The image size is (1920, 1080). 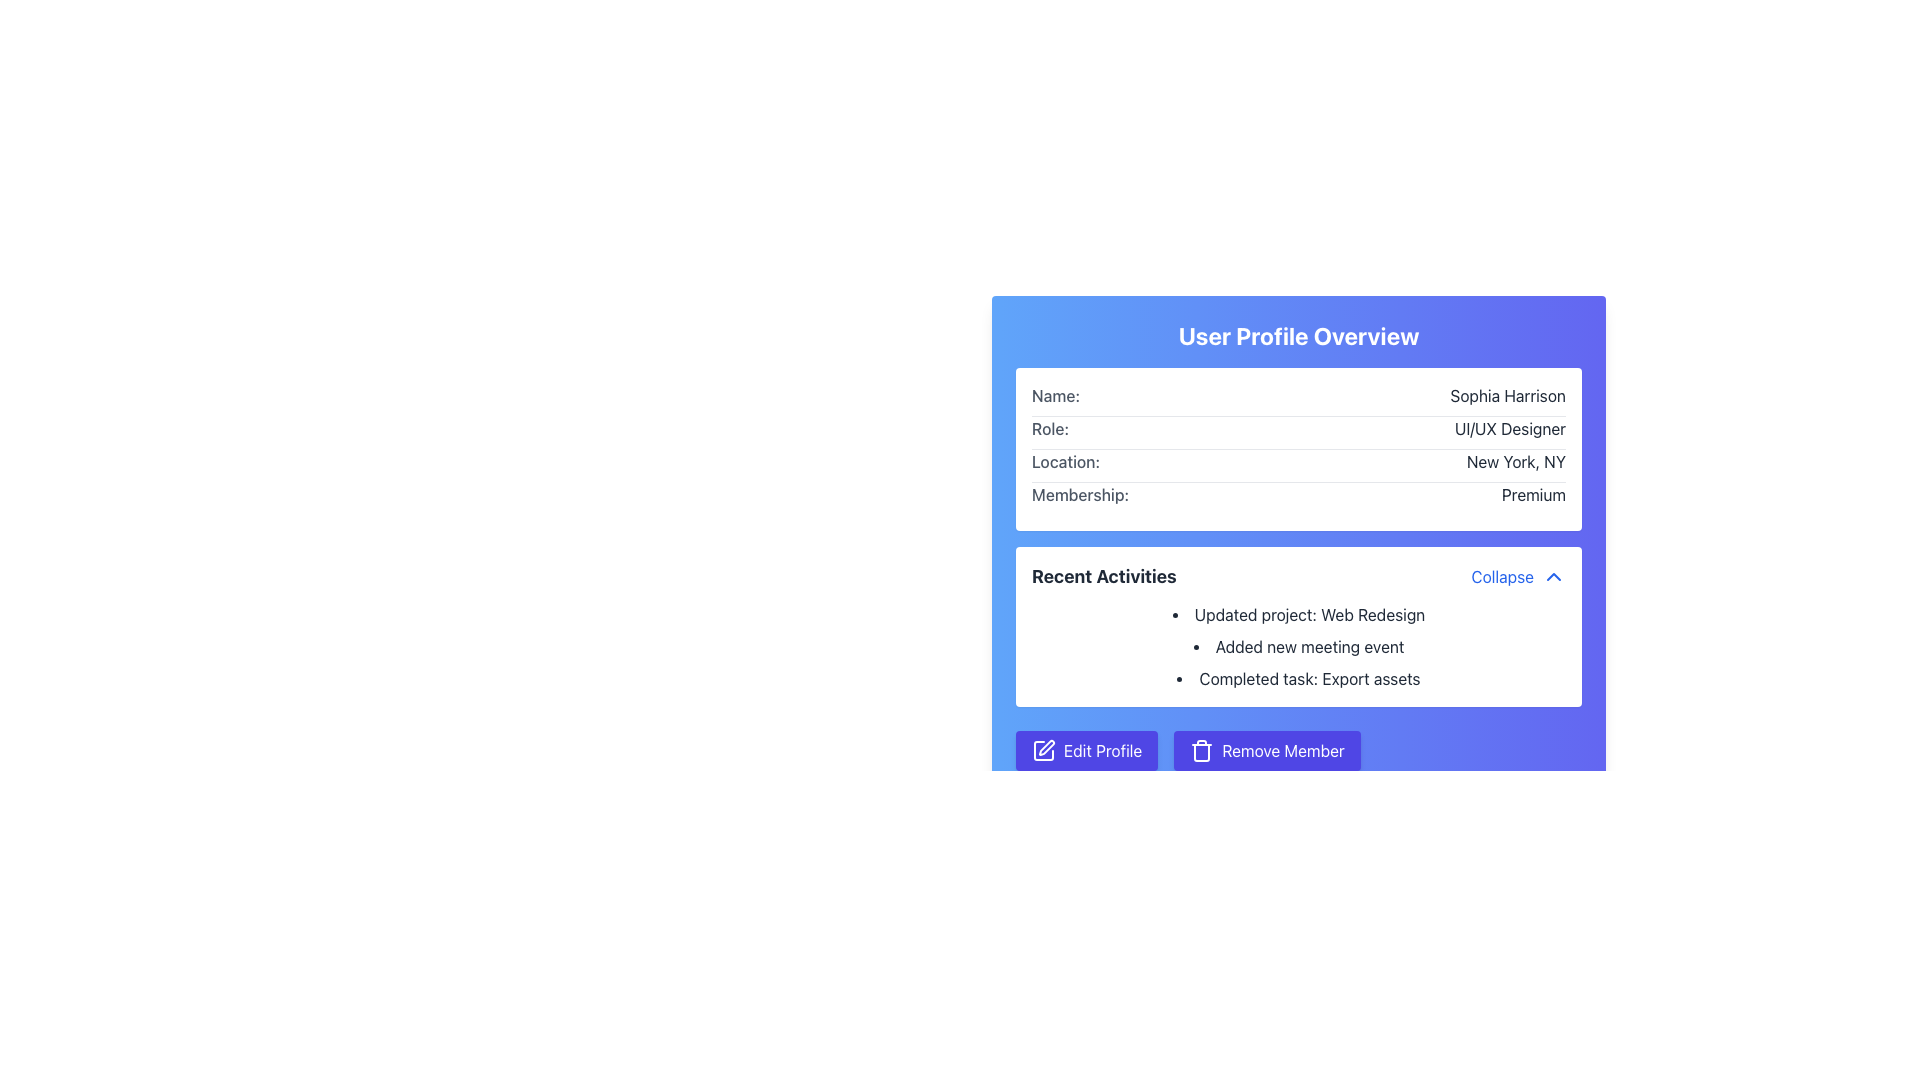 What do you see at coordinates (1055, 396) in the screenshot?
I see `the text label reading 'Name:' which is styled in gray color and located in the user profile section, aligned horizontally with other labels` at bounding box center [1055, 396].